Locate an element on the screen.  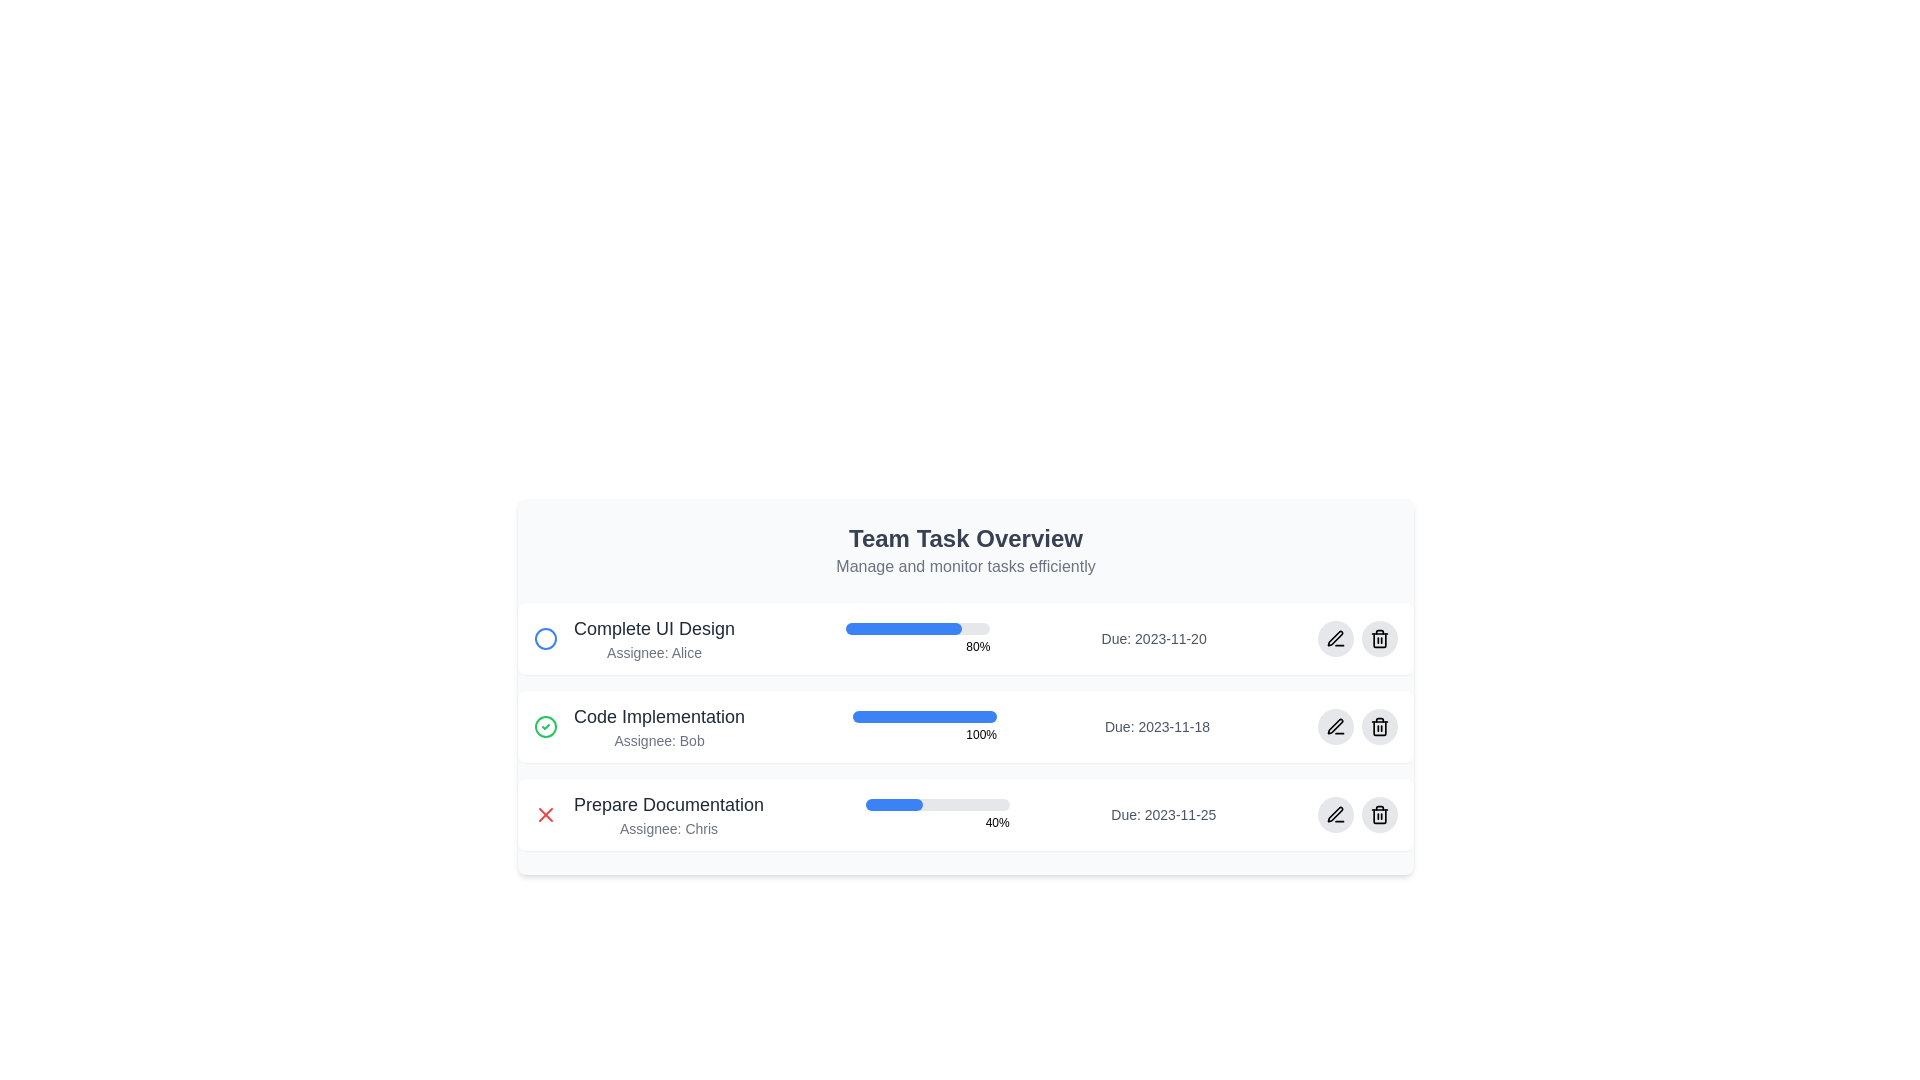
text label that displays 'Code Implementation' and 'Assignee: Bob', located in the second row of the task items list is located at coordinates (659, 726).